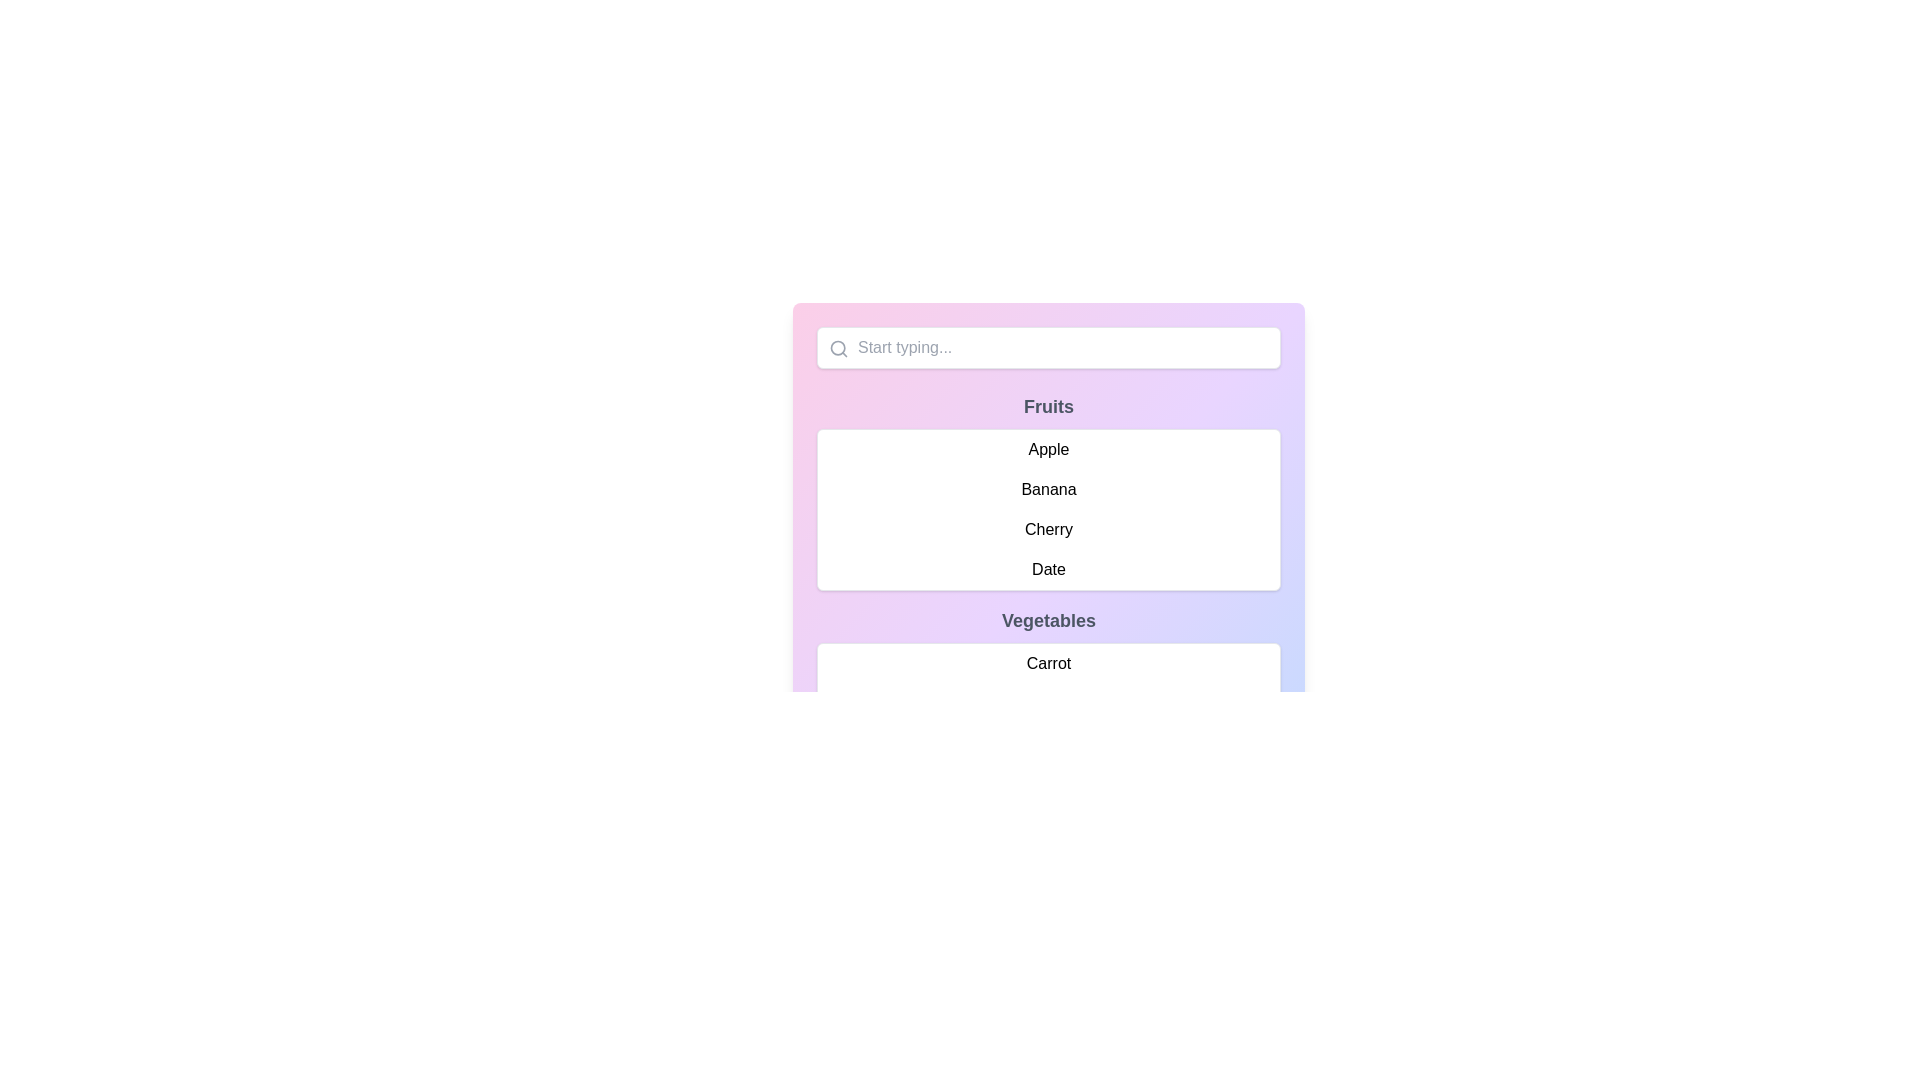 This screenshot has height=1080, width=1920. What do you see at coordinates (839, 347) in the screenshot?
I see `the magnifying glass icon located on the left side of the input field labeled 'Start typing...'` at bounding box center [839, 347].